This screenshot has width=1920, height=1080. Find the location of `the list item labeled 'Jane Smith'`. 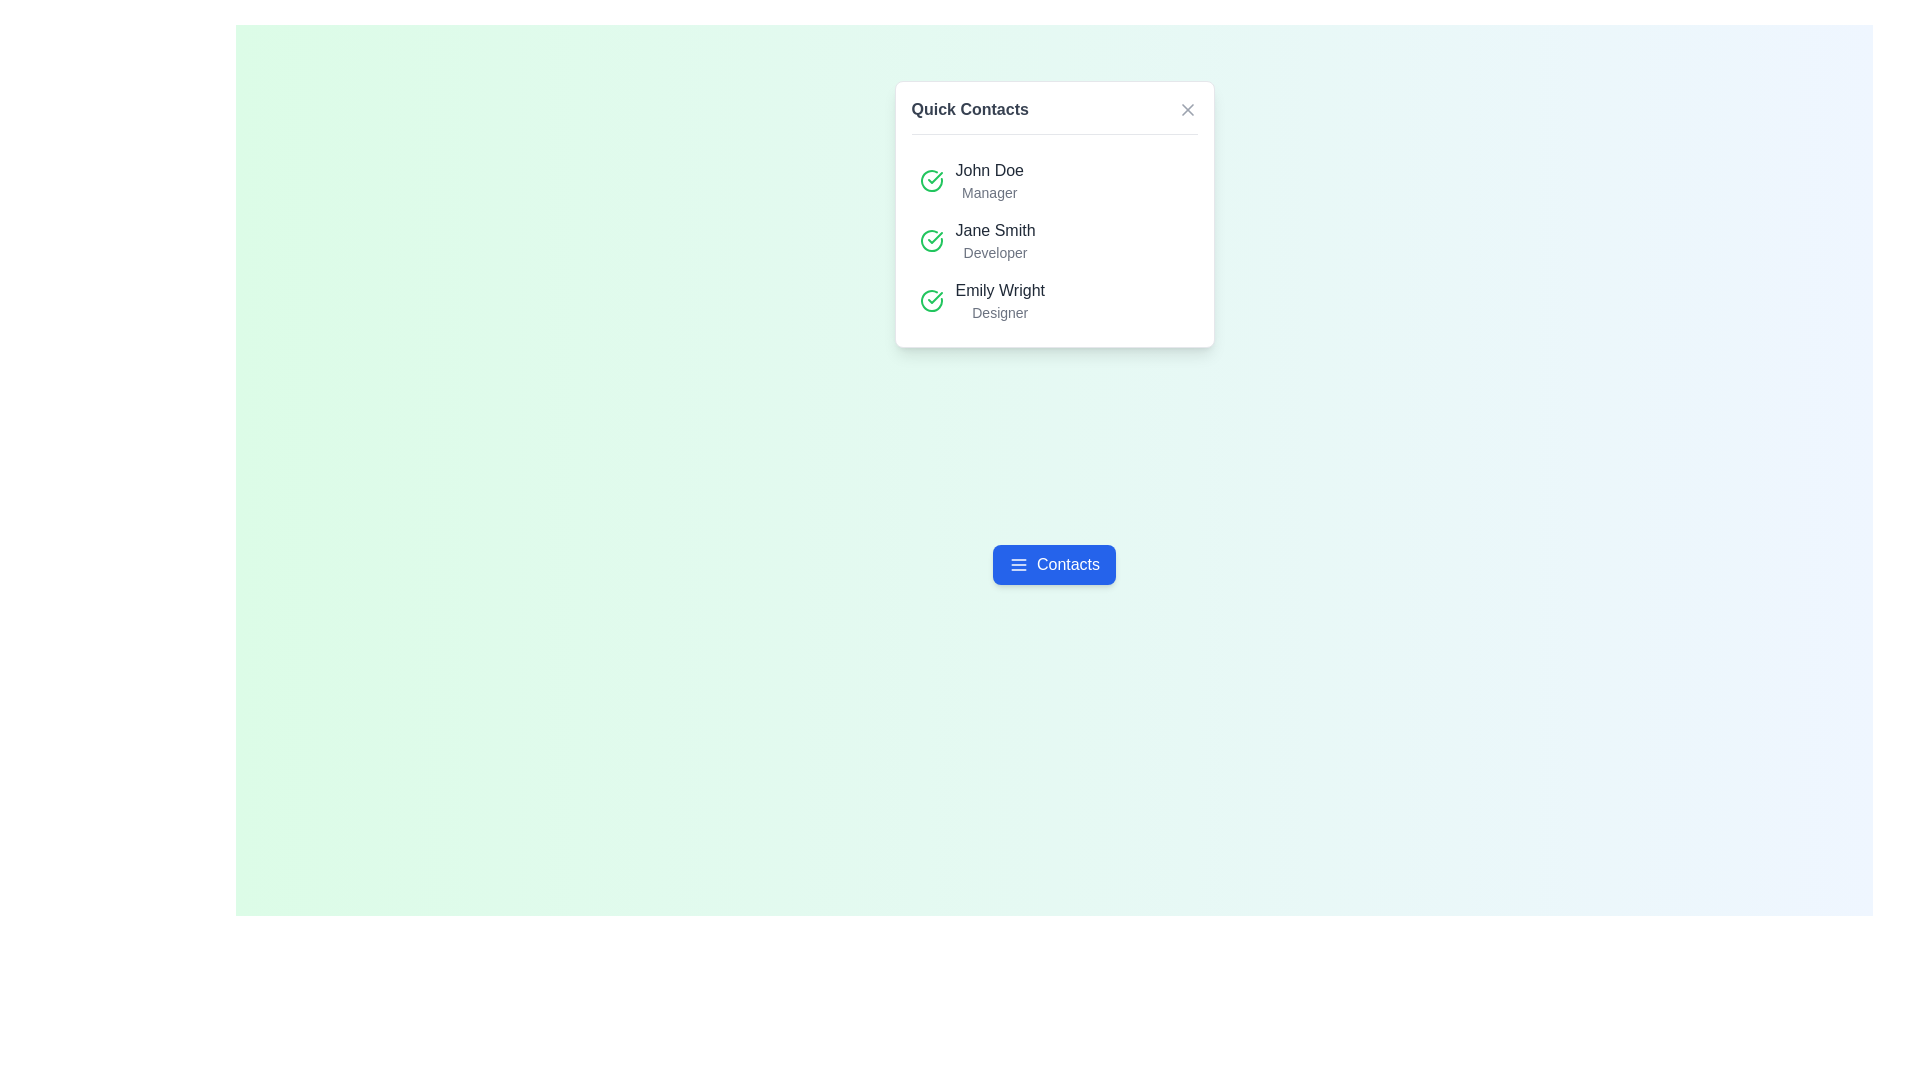

the list item labeled 'Jane Smith' is located at coordinates (1053, 239).